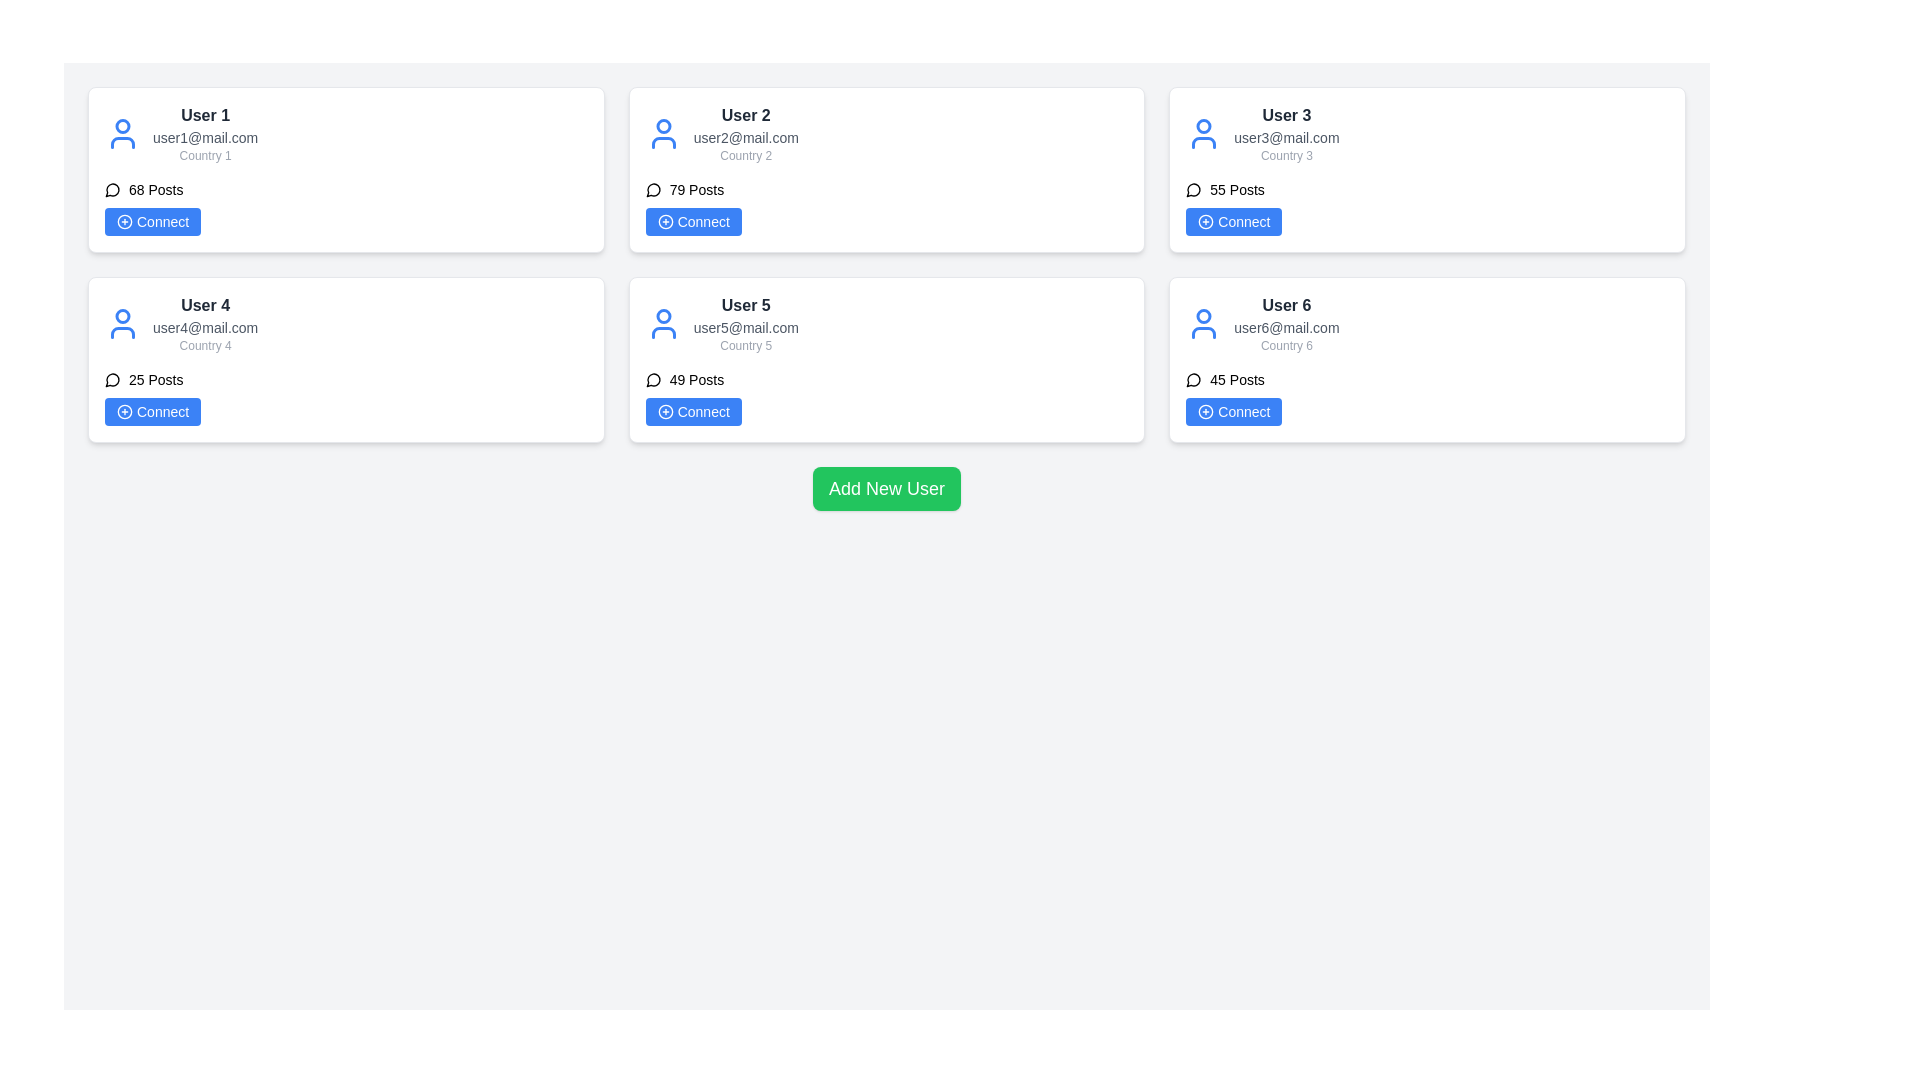  Describe the element at coordinates (665, 411) in the screenshot. I see `circular SVG icon element located in the middle of User 5's card, which is styled with a clear outline and inherits its color from the context, by right-clicking on it` at that location.